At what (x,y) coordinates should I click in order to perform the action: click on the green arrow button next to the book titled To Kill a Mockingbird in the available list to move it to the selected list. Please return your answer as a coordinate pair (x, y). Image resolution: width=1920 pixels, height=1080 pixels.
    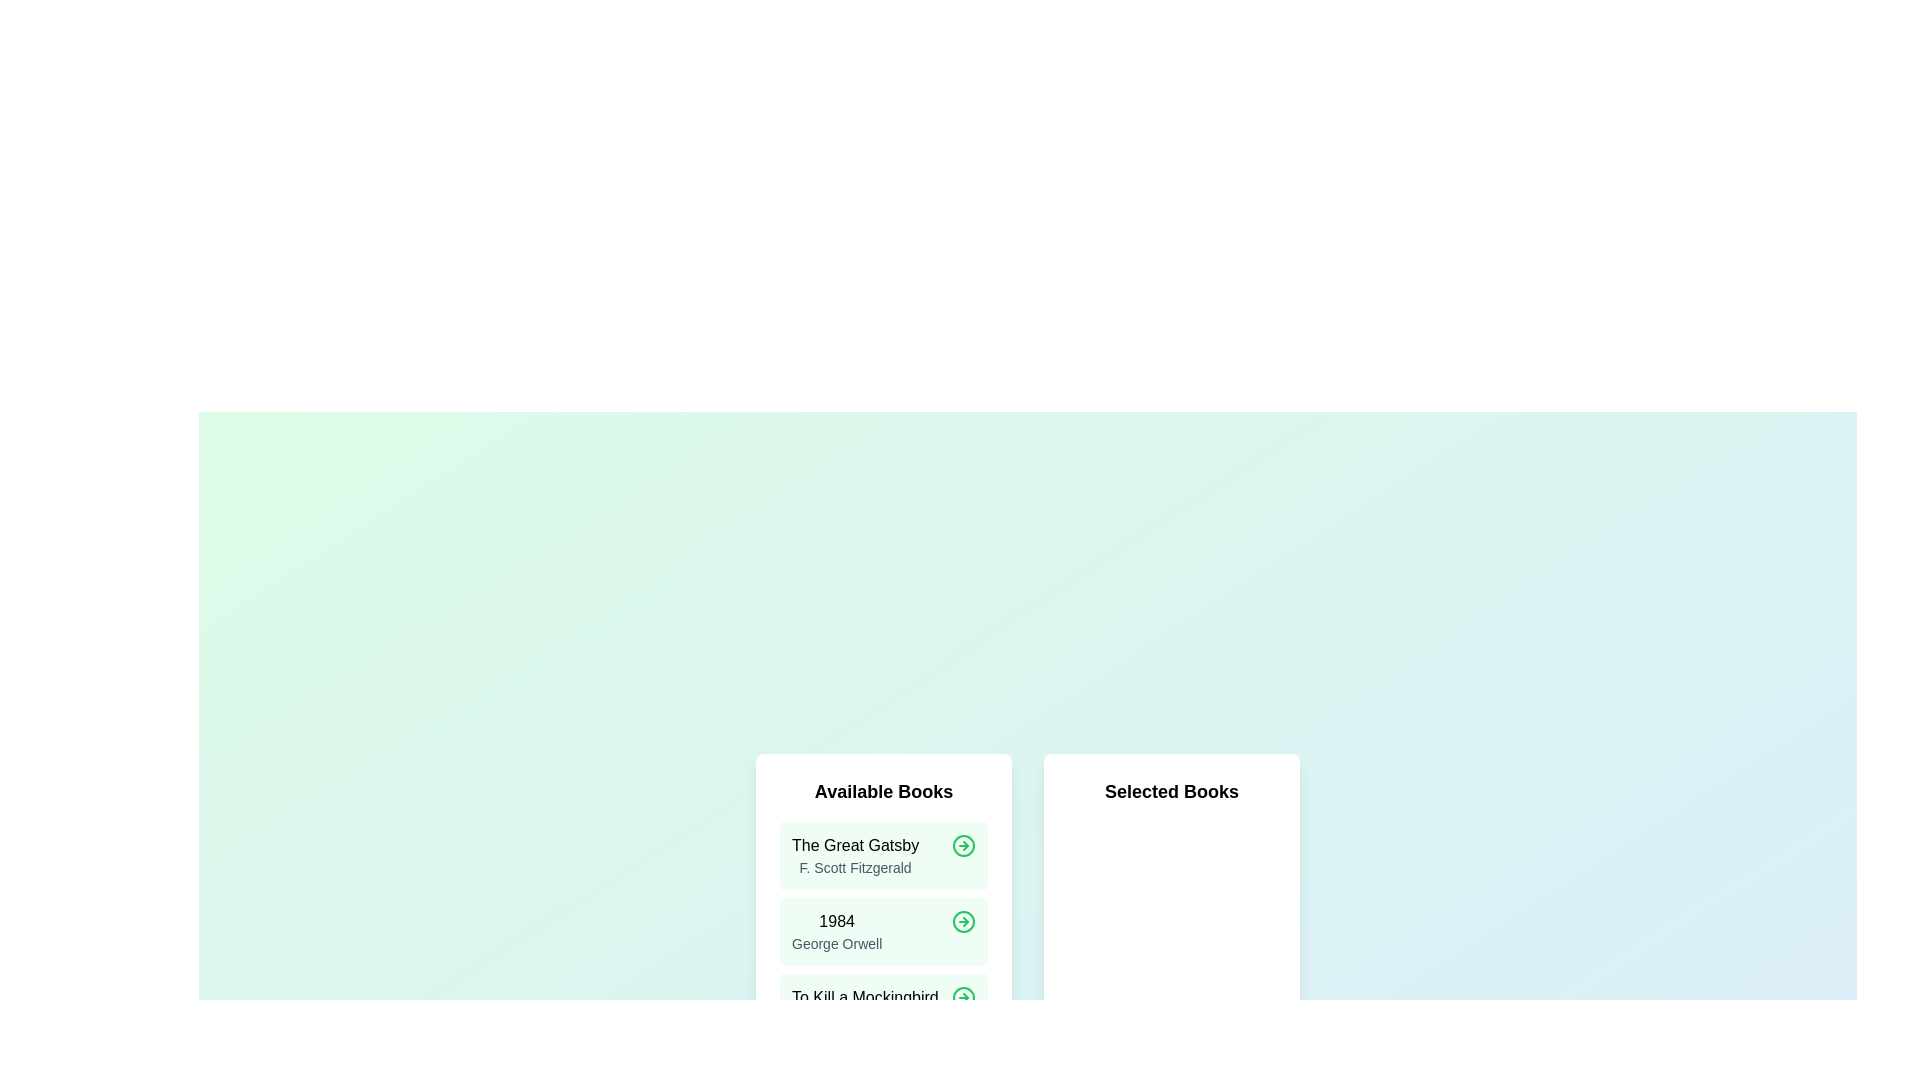
    Looking at the image, I should click on (964, 998).